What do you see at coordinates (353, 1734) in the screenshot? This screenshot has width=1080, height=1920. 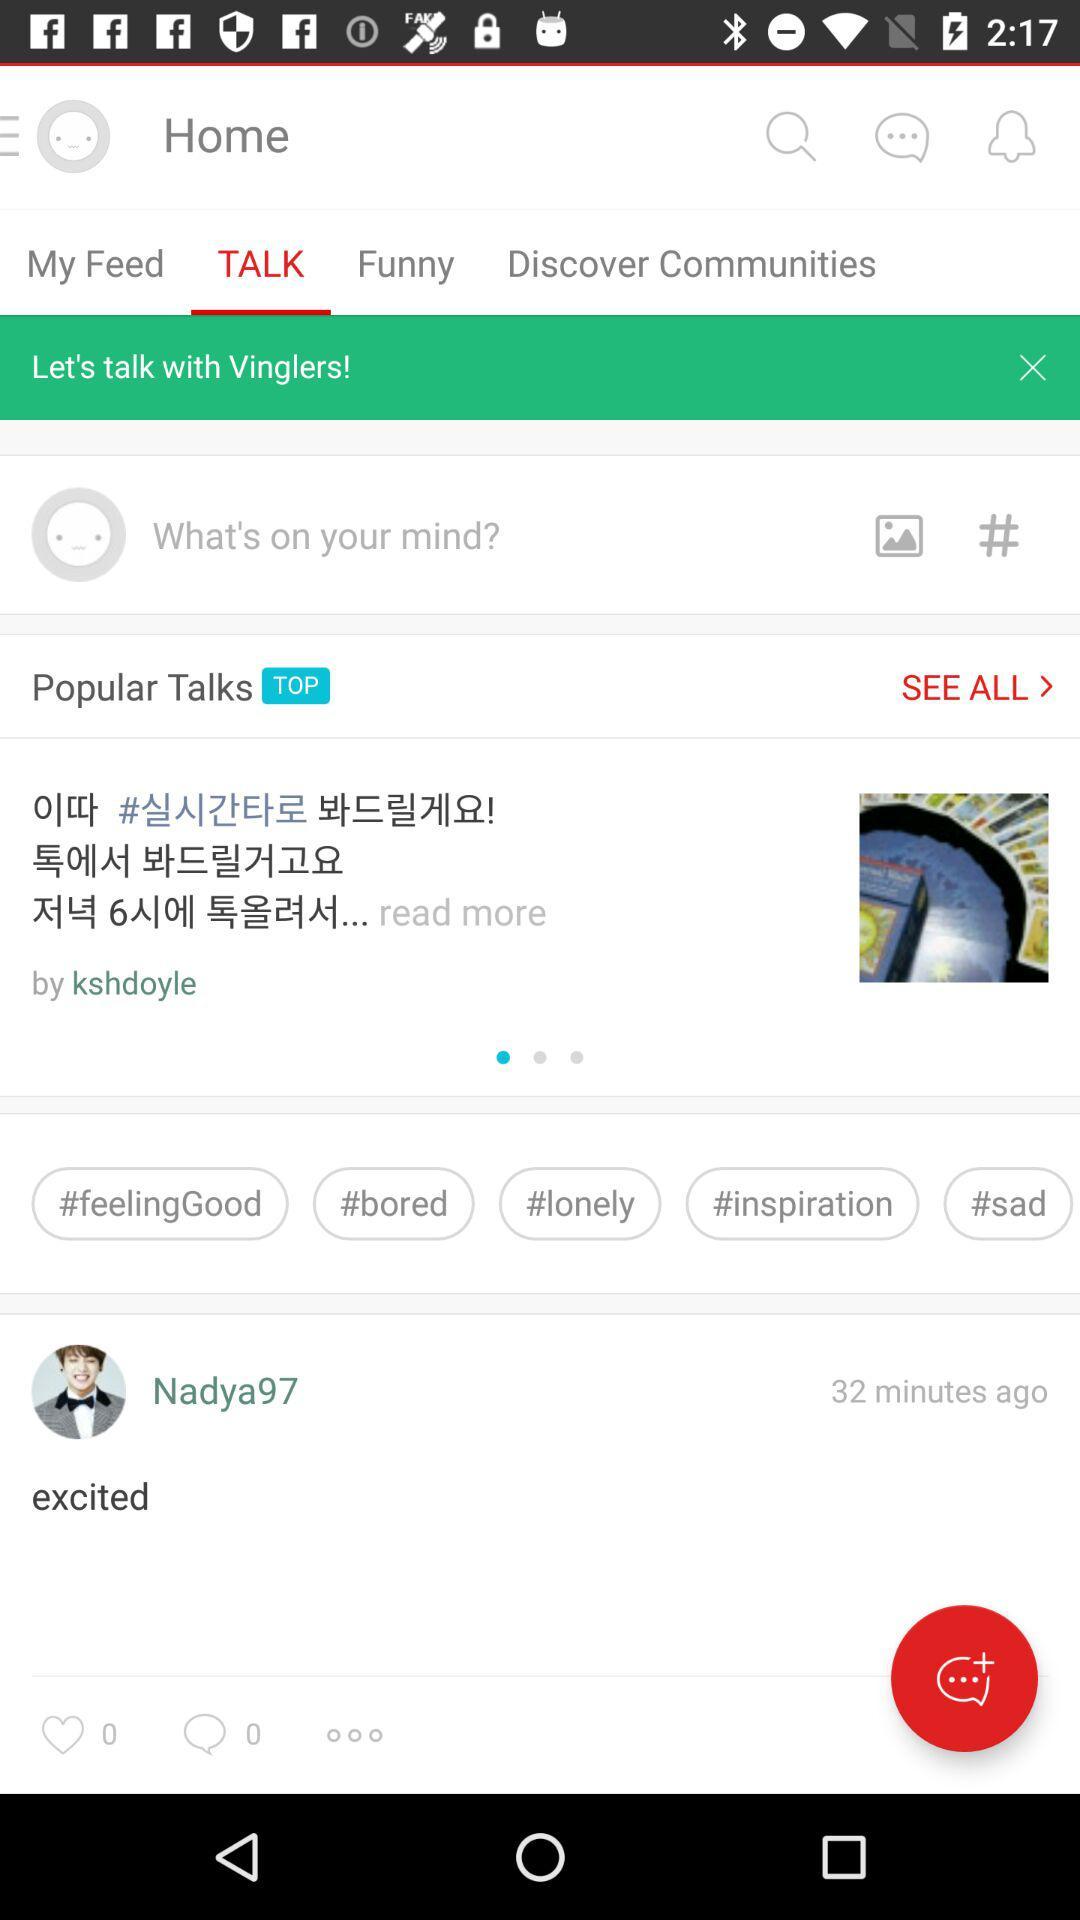 I see `more options` at bounding box center [353, 1734].